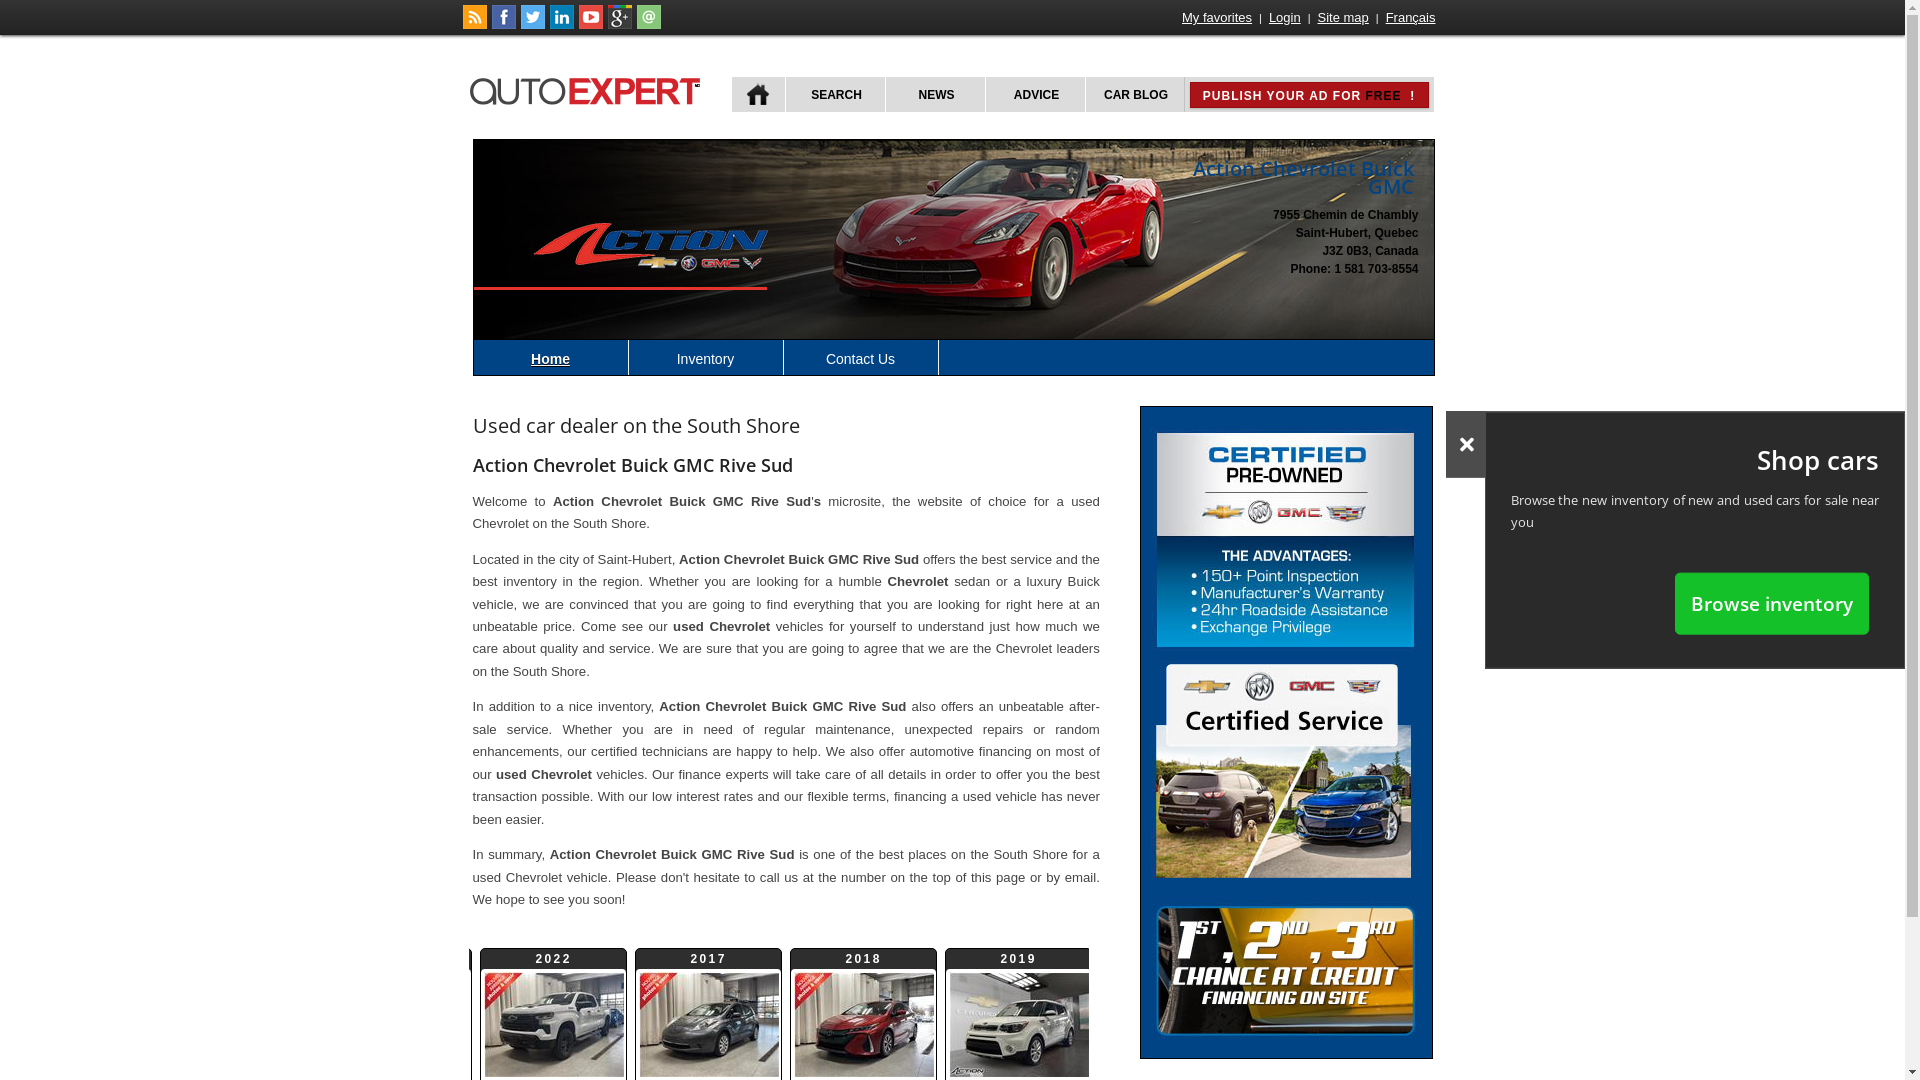 This screenshot has height=1080, width=1920. What do you see at coordinates (1343, 17) in the screenshot?
I see `'Site map'` at bounding box center [1343, 17].